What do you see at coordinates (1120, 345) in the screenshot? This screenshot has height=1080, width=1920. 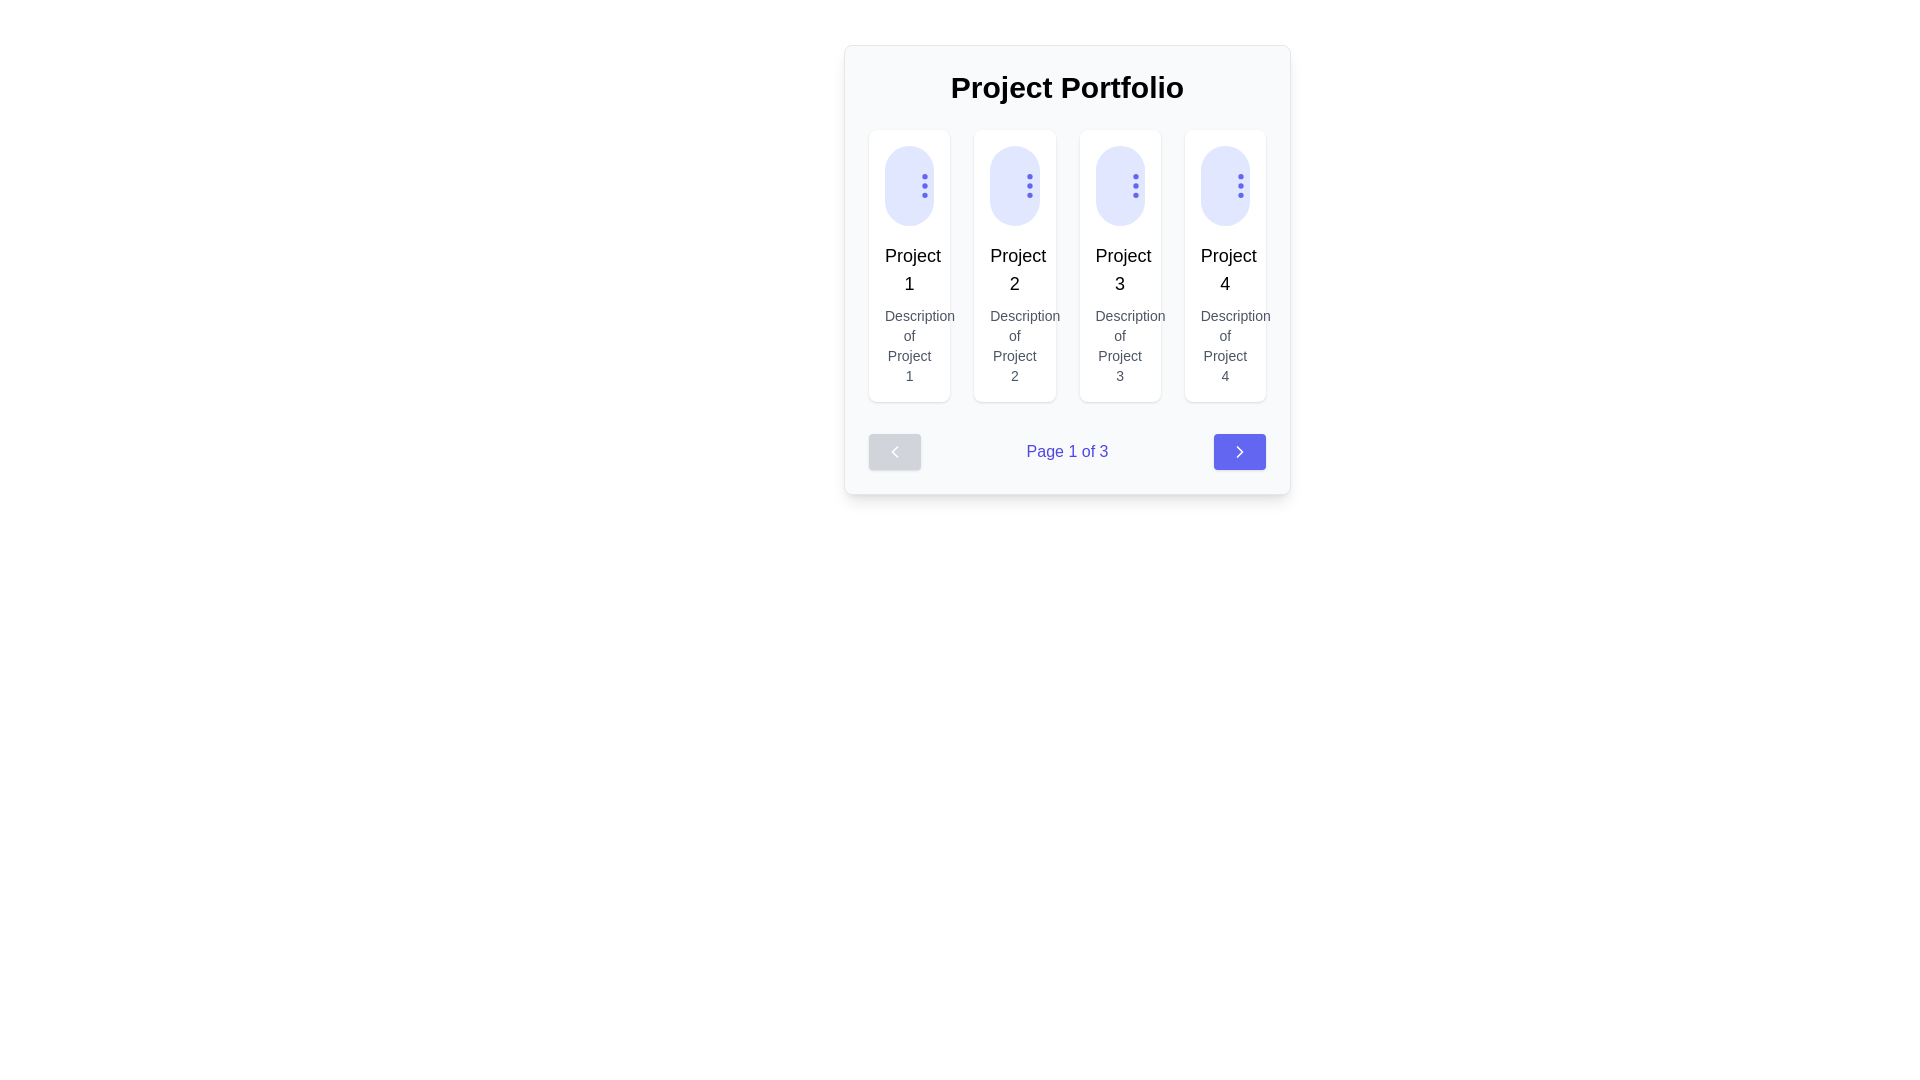 I see `informational static text element located in the third card from the left, positioned below the main heading 'Project 3'` at bounding box center [1120, 345].